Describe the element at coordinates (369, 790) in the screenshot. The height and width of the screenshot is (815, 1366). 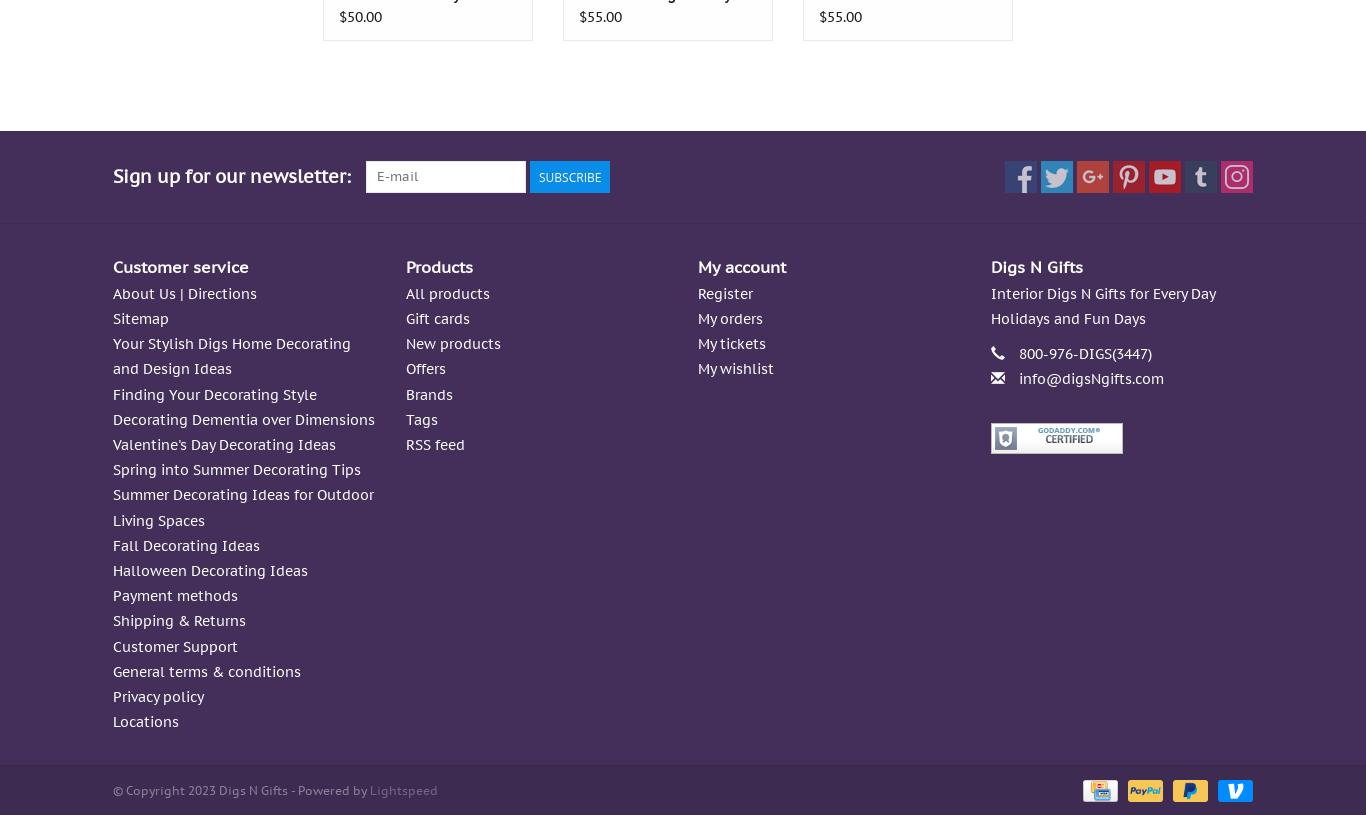
I see `'Lightspeed'` at that location.